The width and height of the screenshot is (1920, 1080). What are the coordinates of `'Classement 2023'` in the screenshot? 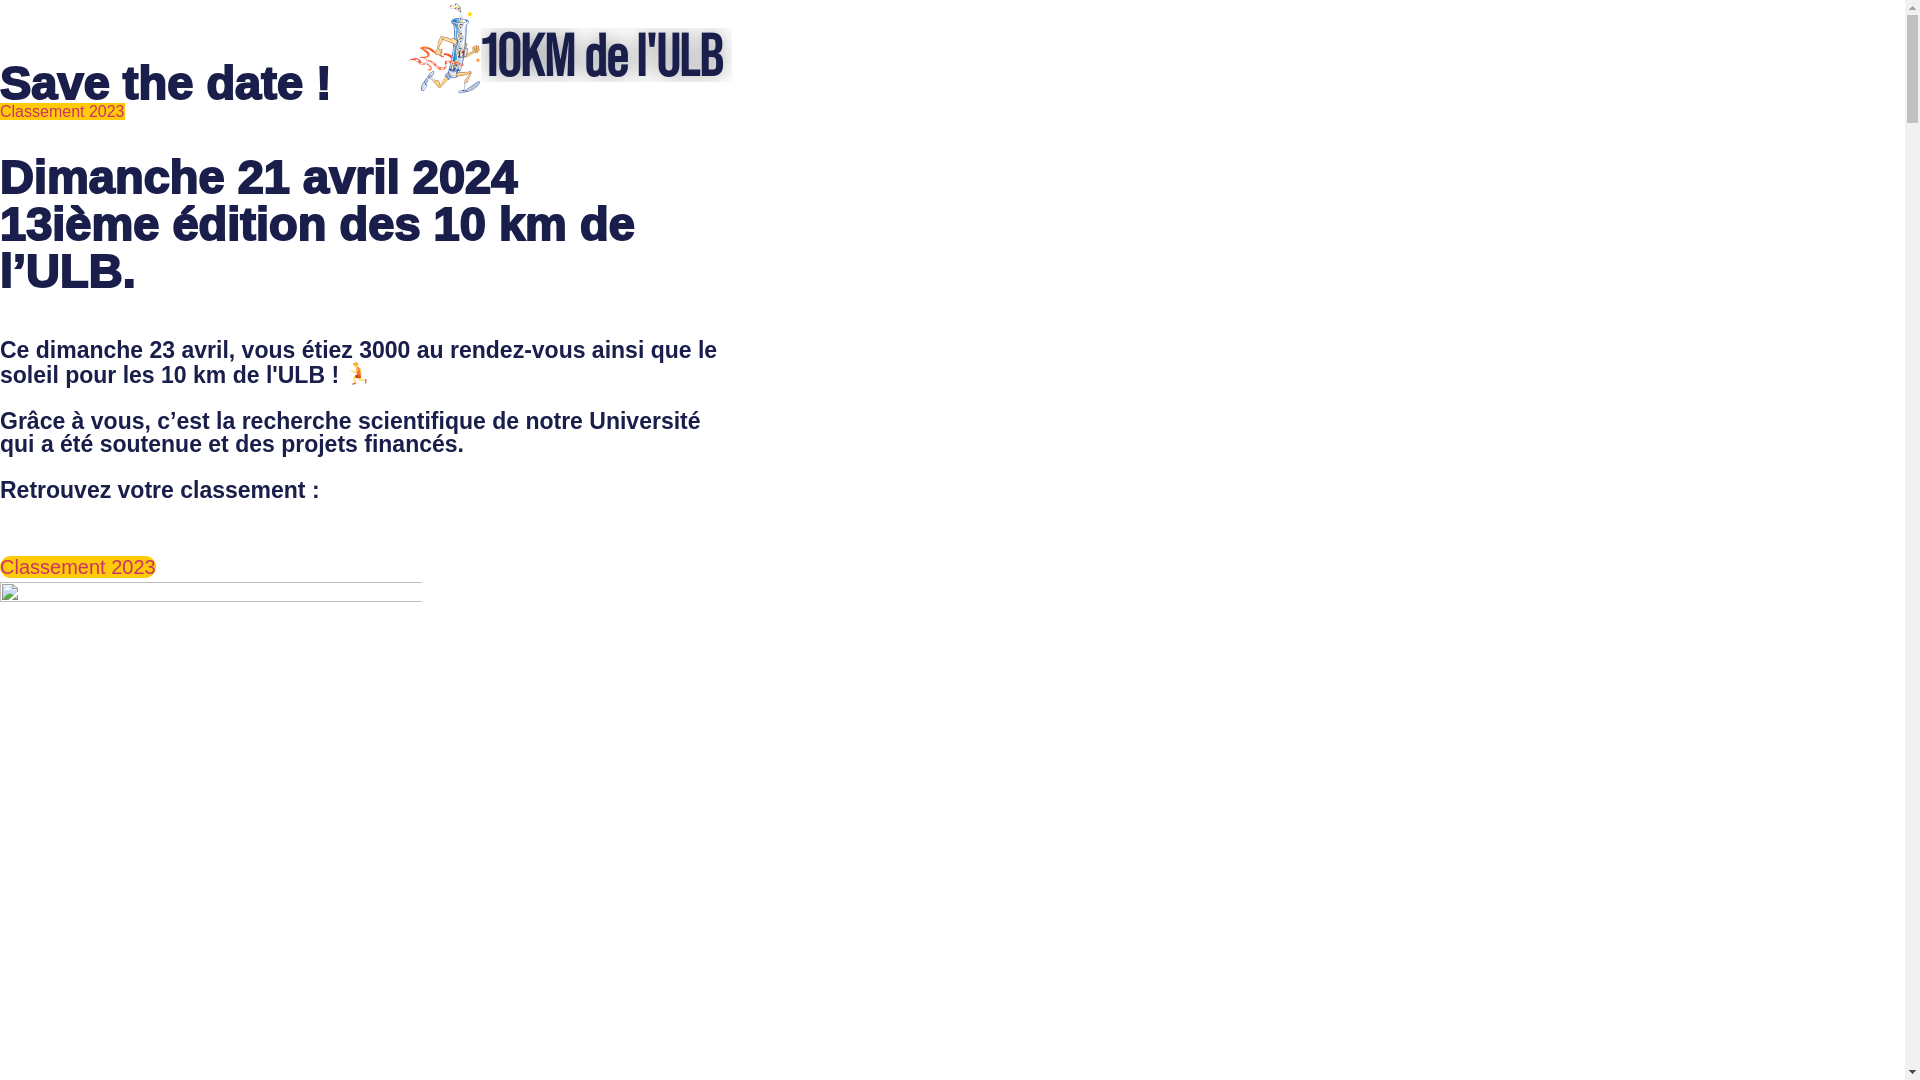 It's located at (0, 567).